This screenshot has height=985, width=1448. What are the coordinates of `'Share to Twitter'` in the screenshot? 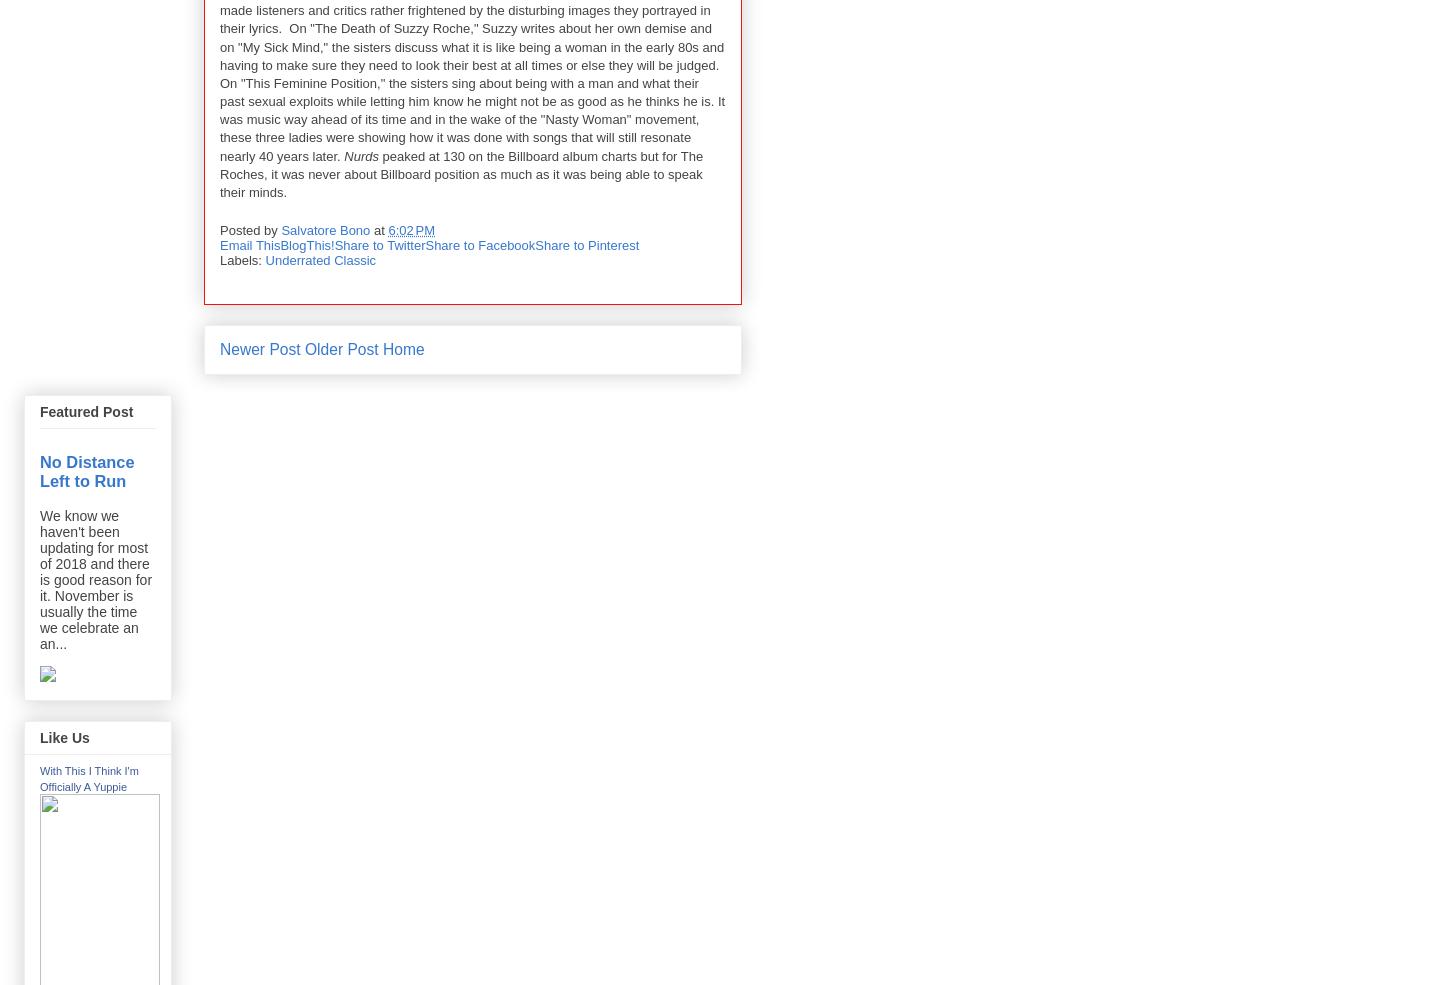 It's located at (379, 243).